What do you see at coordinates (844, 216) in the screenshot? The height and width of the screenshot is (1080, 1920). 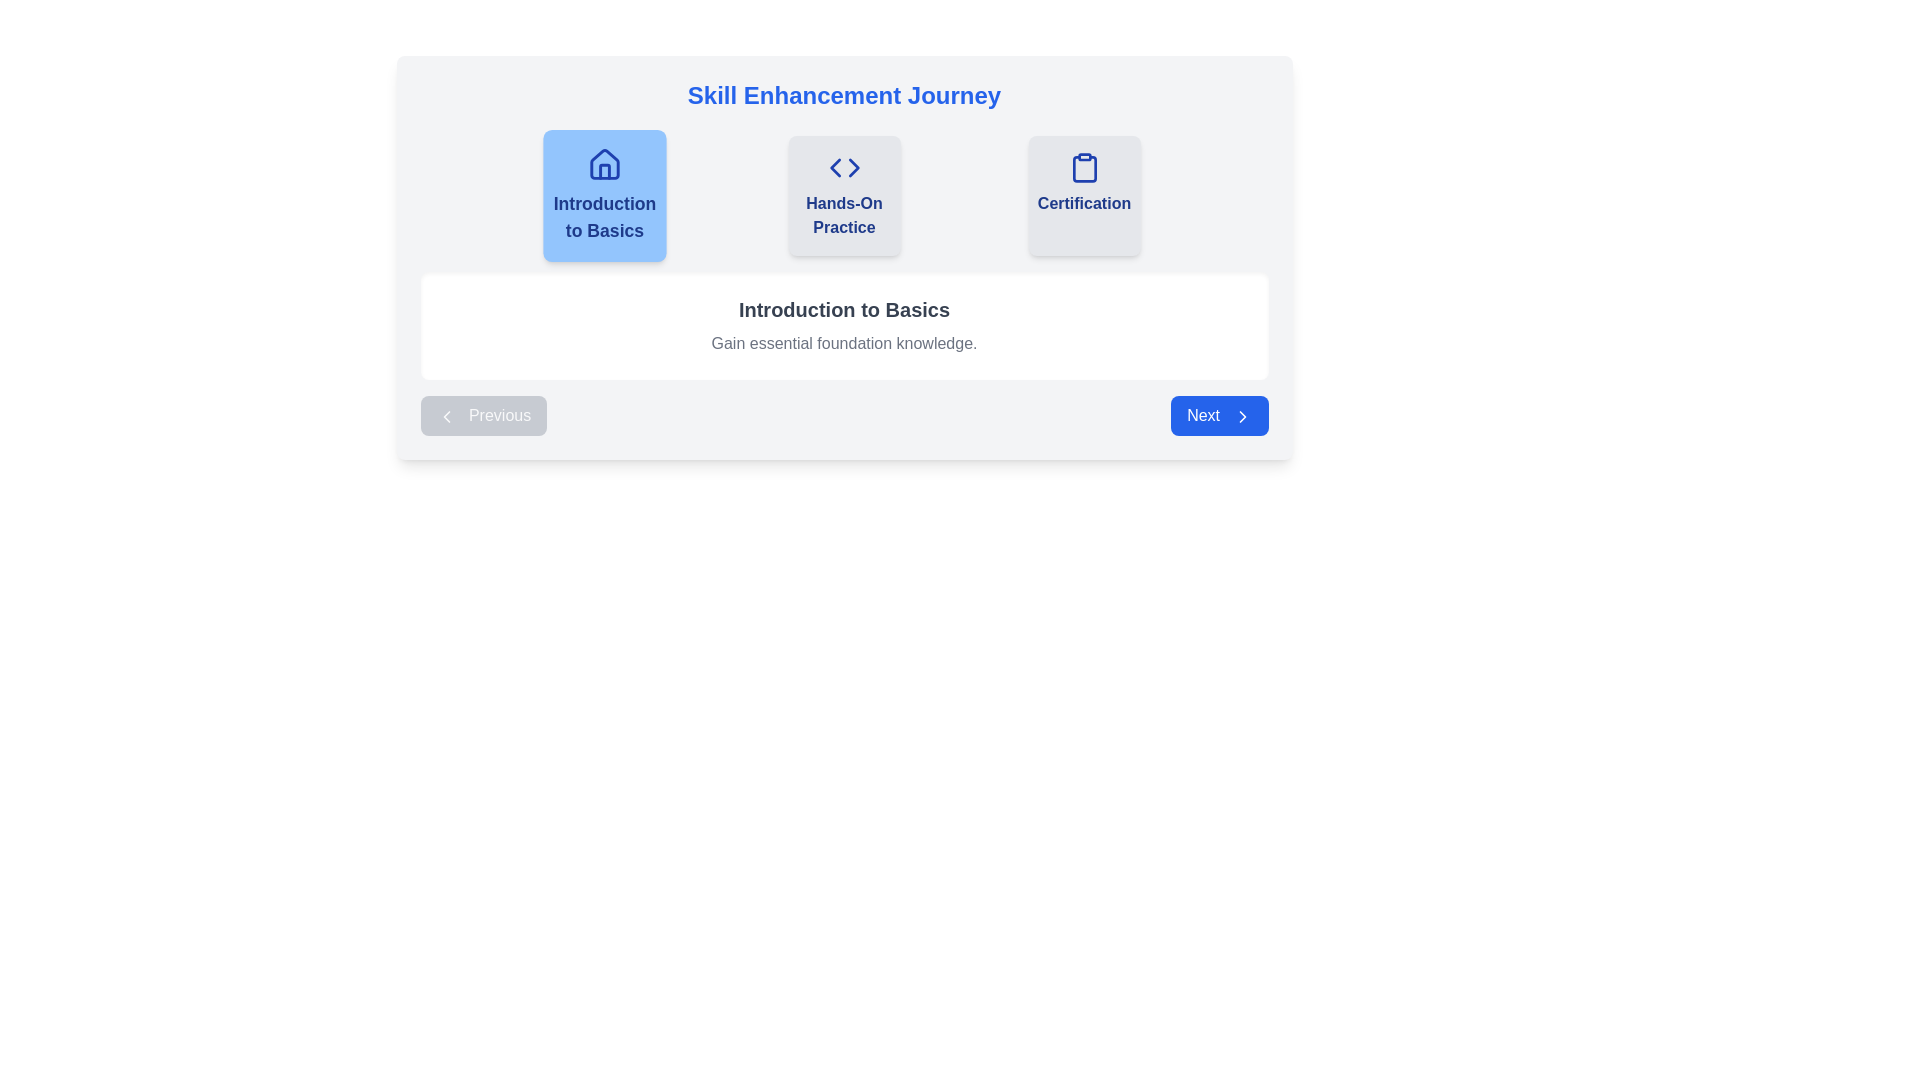 I see `the 'Hands-On Practice' text label` at bounding box center [844, 216].